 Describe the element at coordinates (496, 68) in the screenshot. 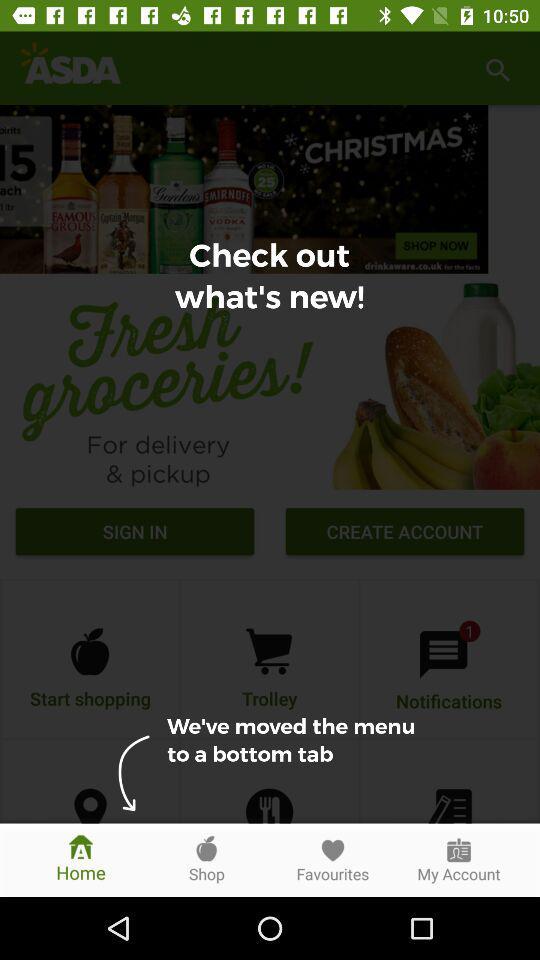

I see `the icon at the top right corner` at that location.